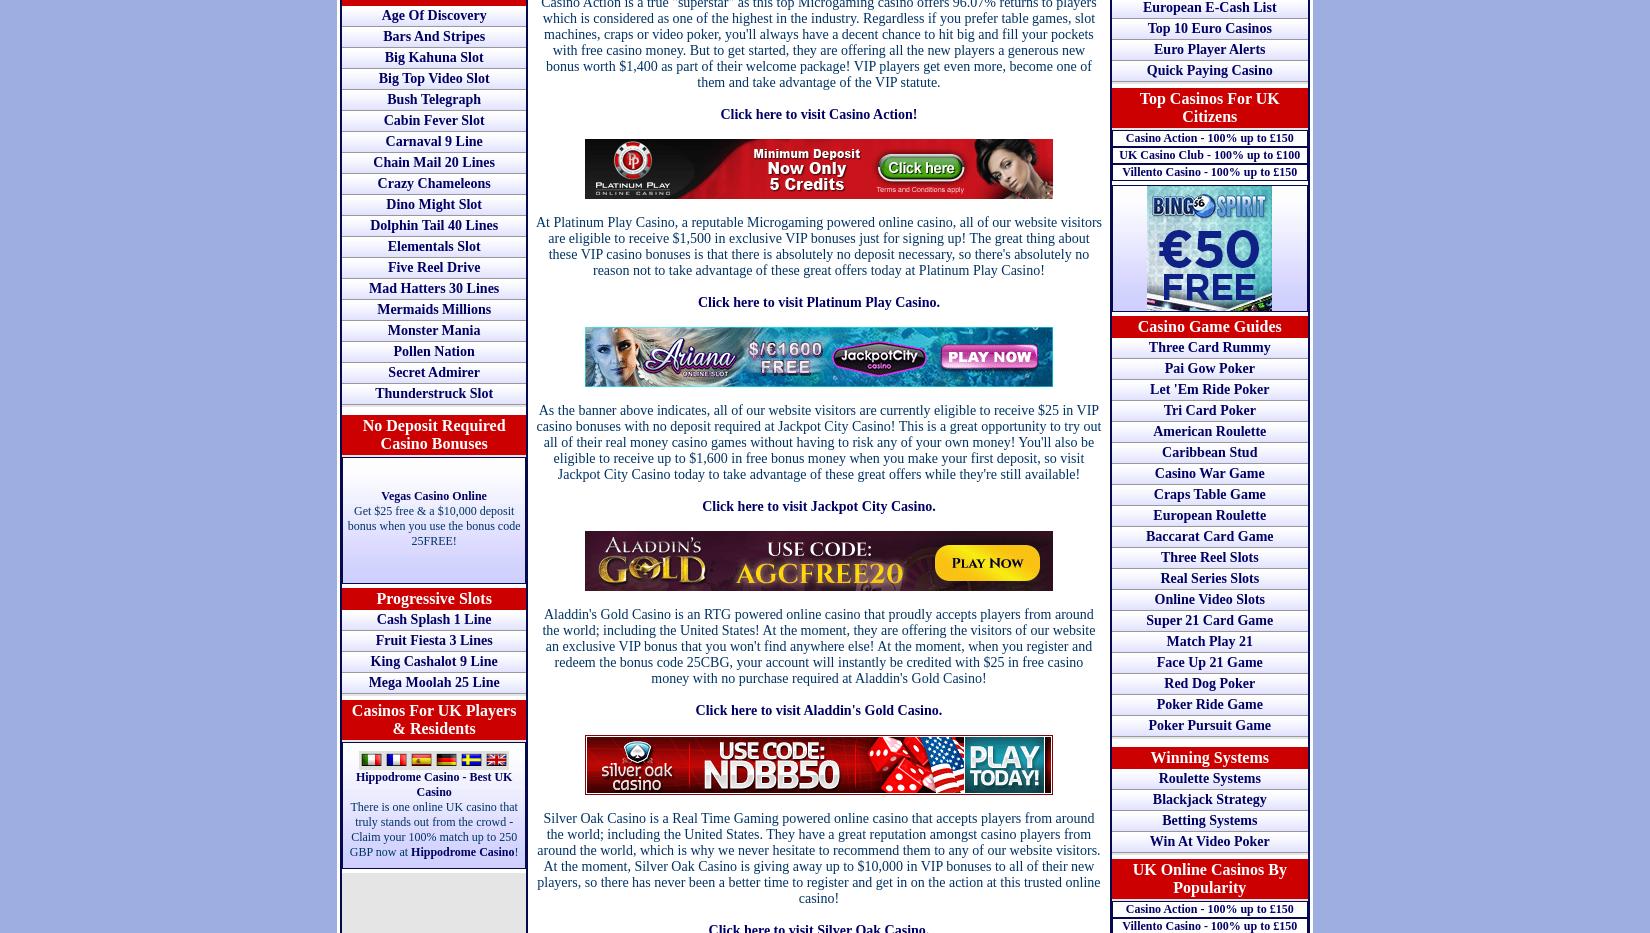  I want to click on 'Five
                      Reel Drive', so click(432, 267).